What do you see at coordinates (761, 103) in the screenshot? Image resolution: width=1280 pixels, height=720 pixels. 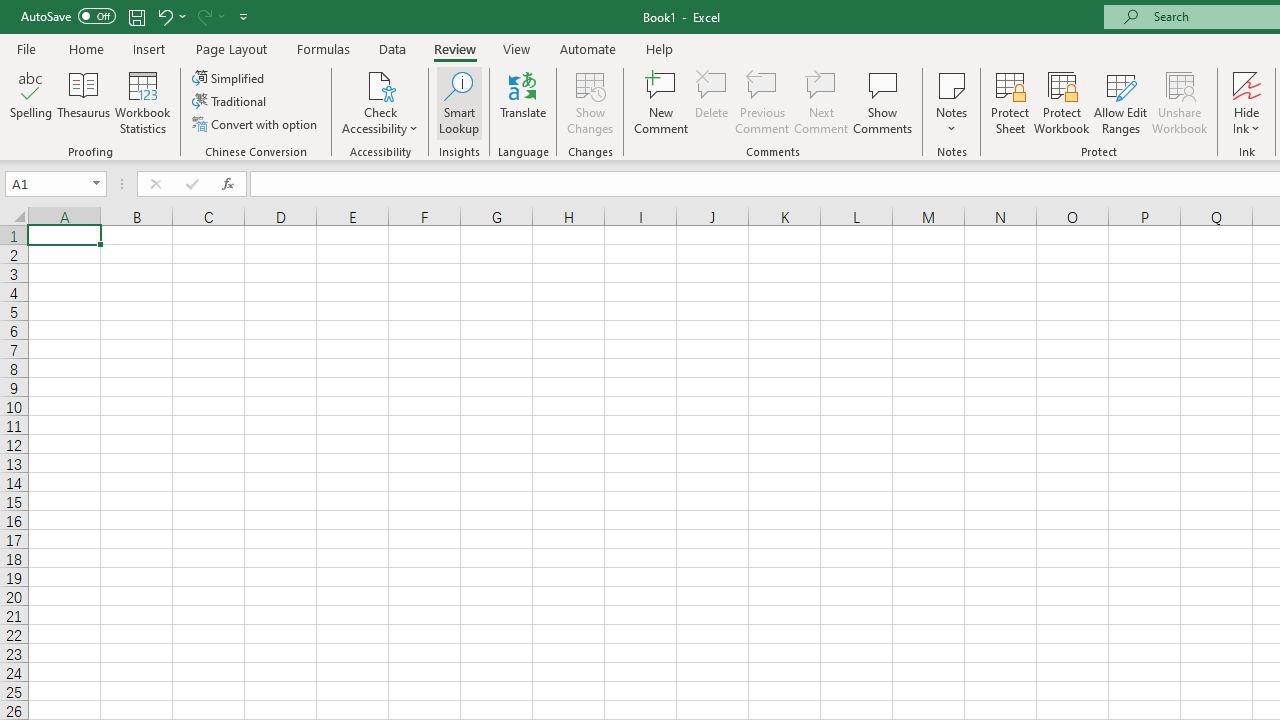 I see `'Previous Comment'` at bounding box center [761, 103].